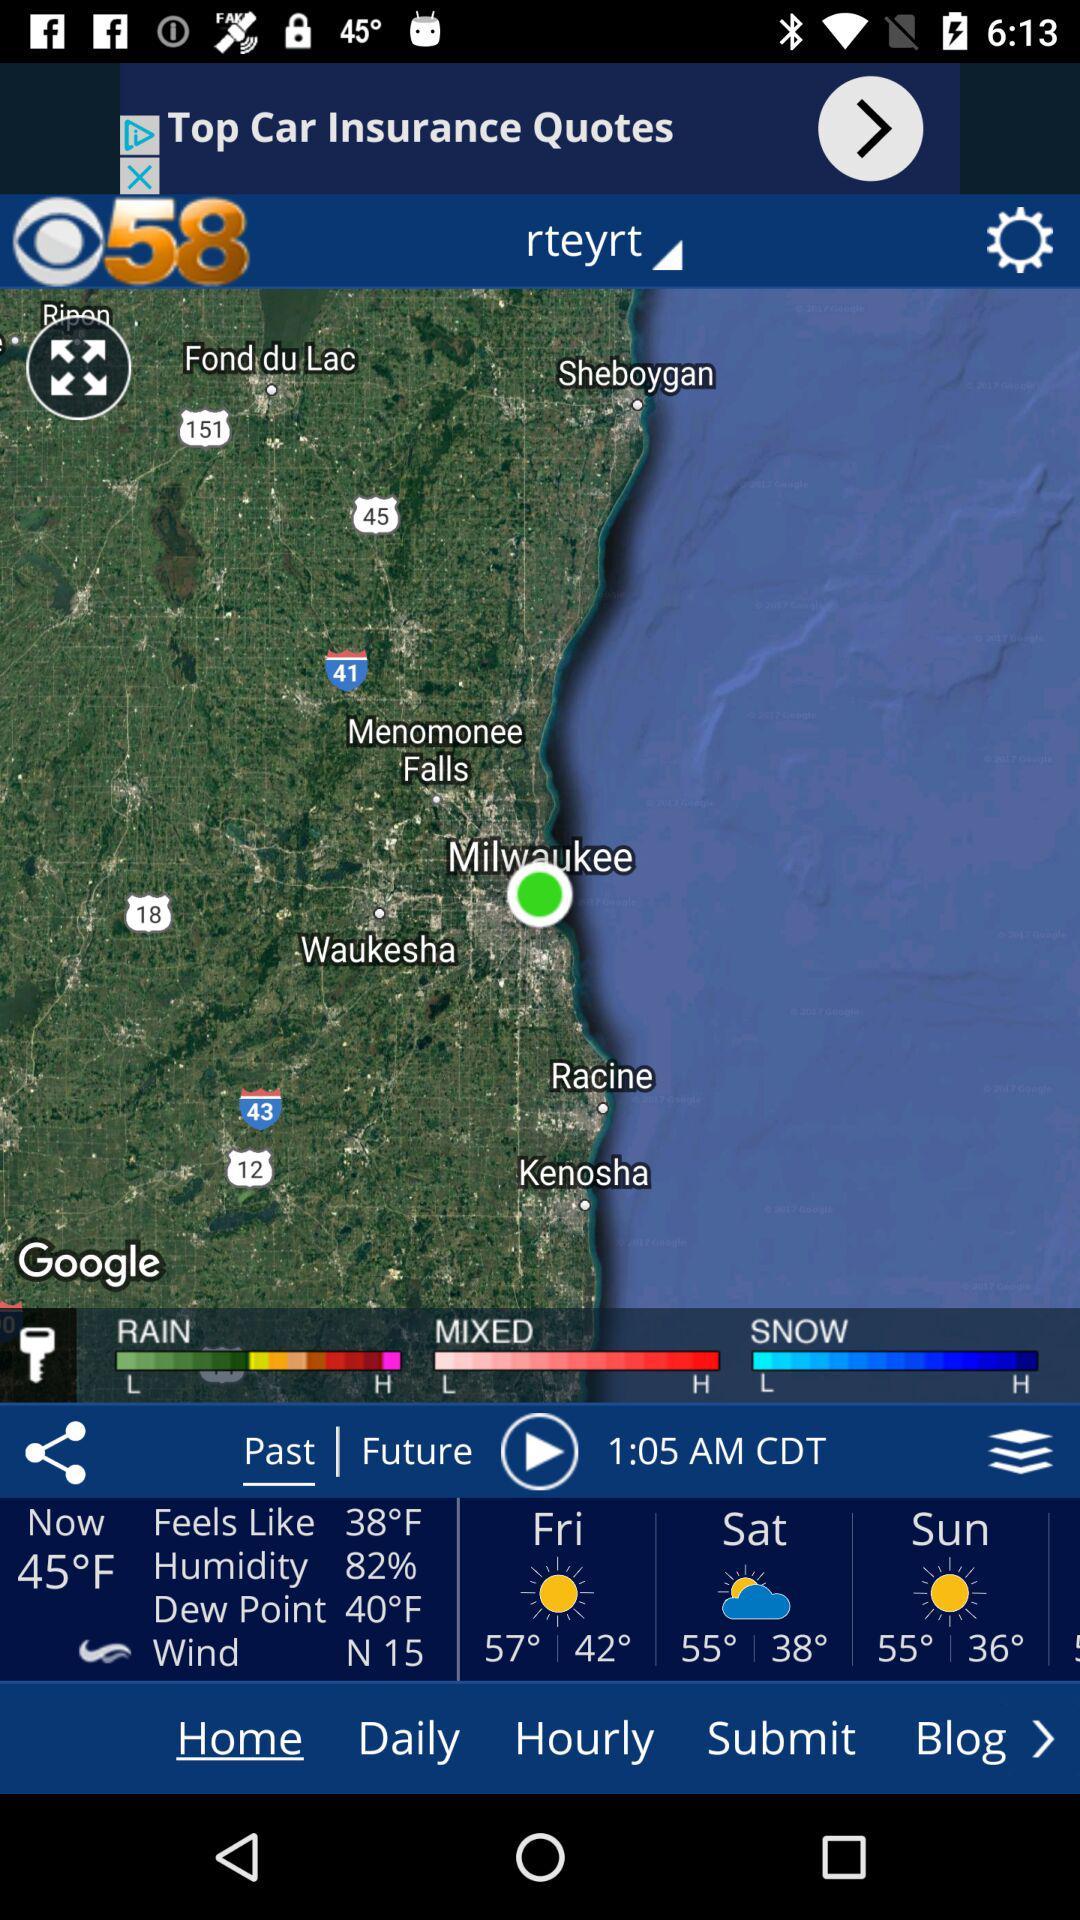  What do you see at coordinates (1042, 1737) in the screenshot?
I see `the arrow_forward icon` at bounding box center [1042, 1737].